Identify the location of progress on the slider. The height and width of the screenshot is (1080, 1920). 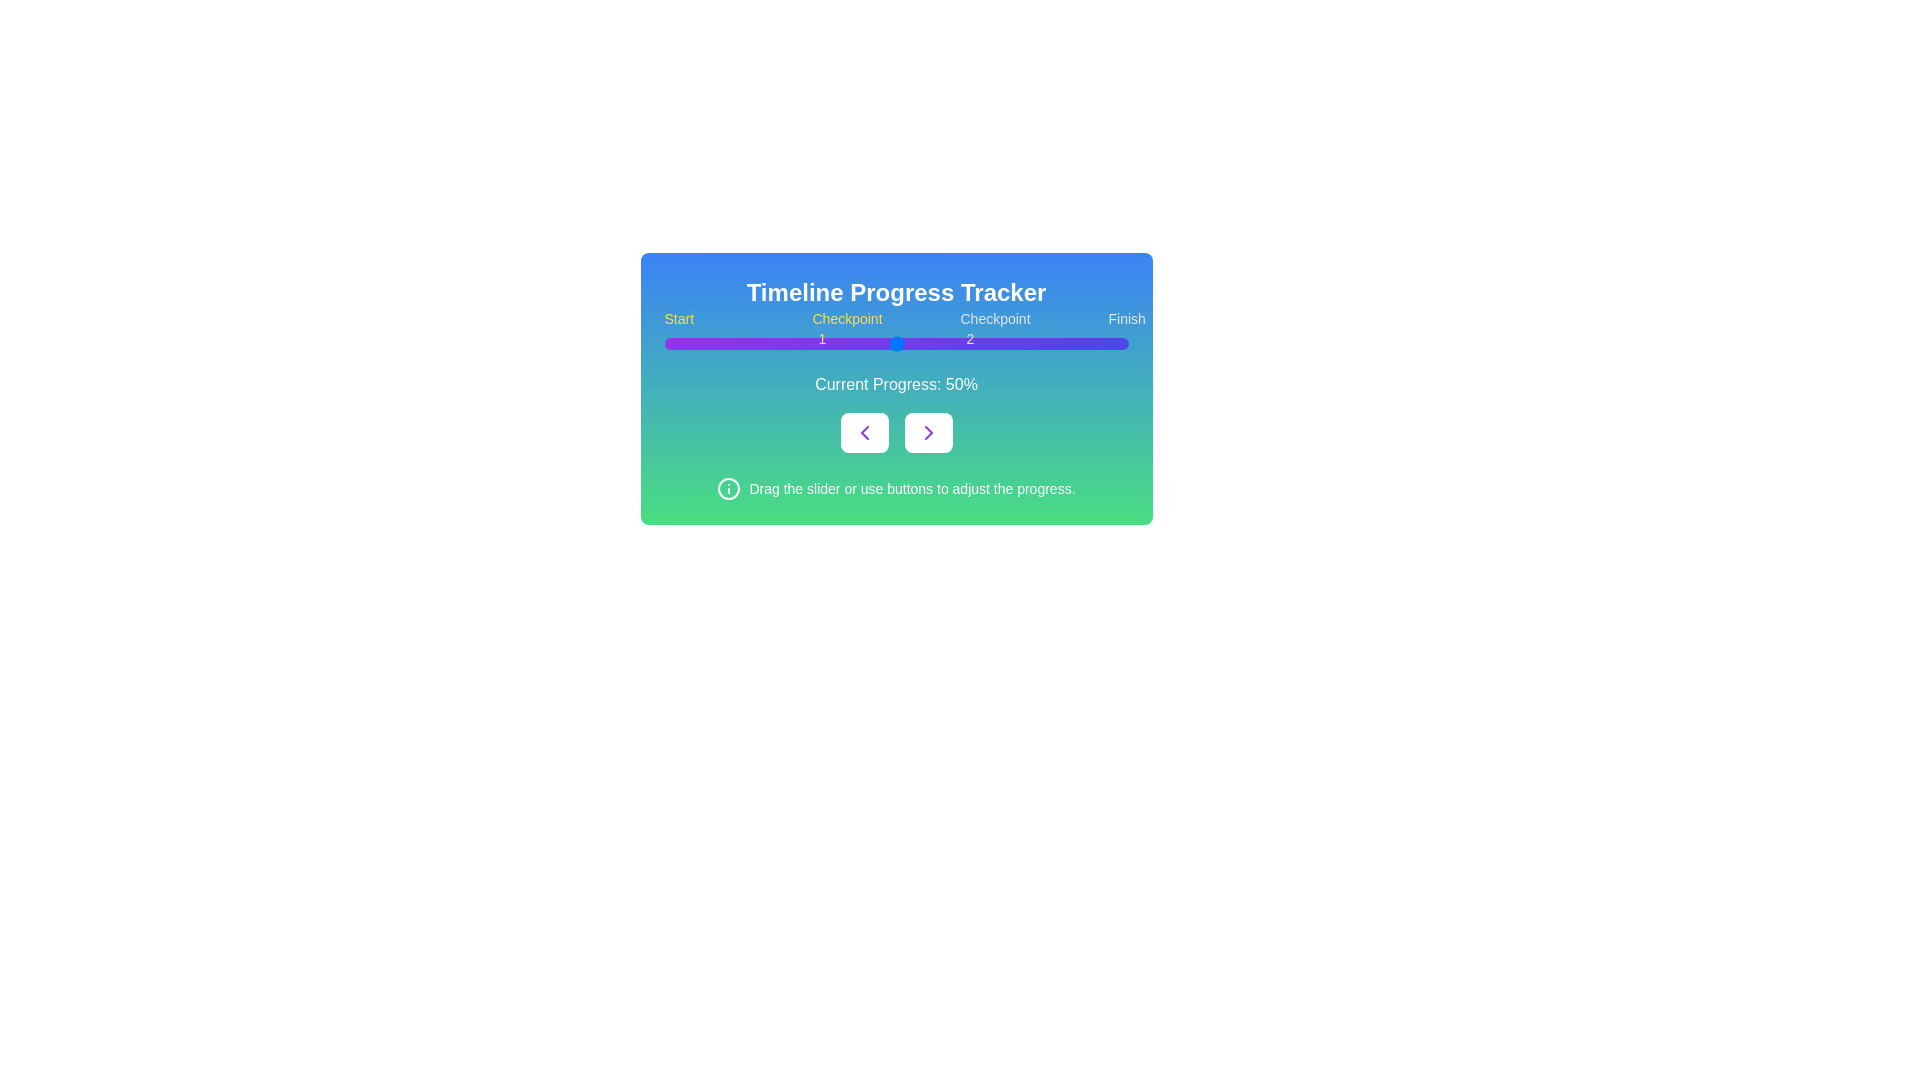
(914, 342).